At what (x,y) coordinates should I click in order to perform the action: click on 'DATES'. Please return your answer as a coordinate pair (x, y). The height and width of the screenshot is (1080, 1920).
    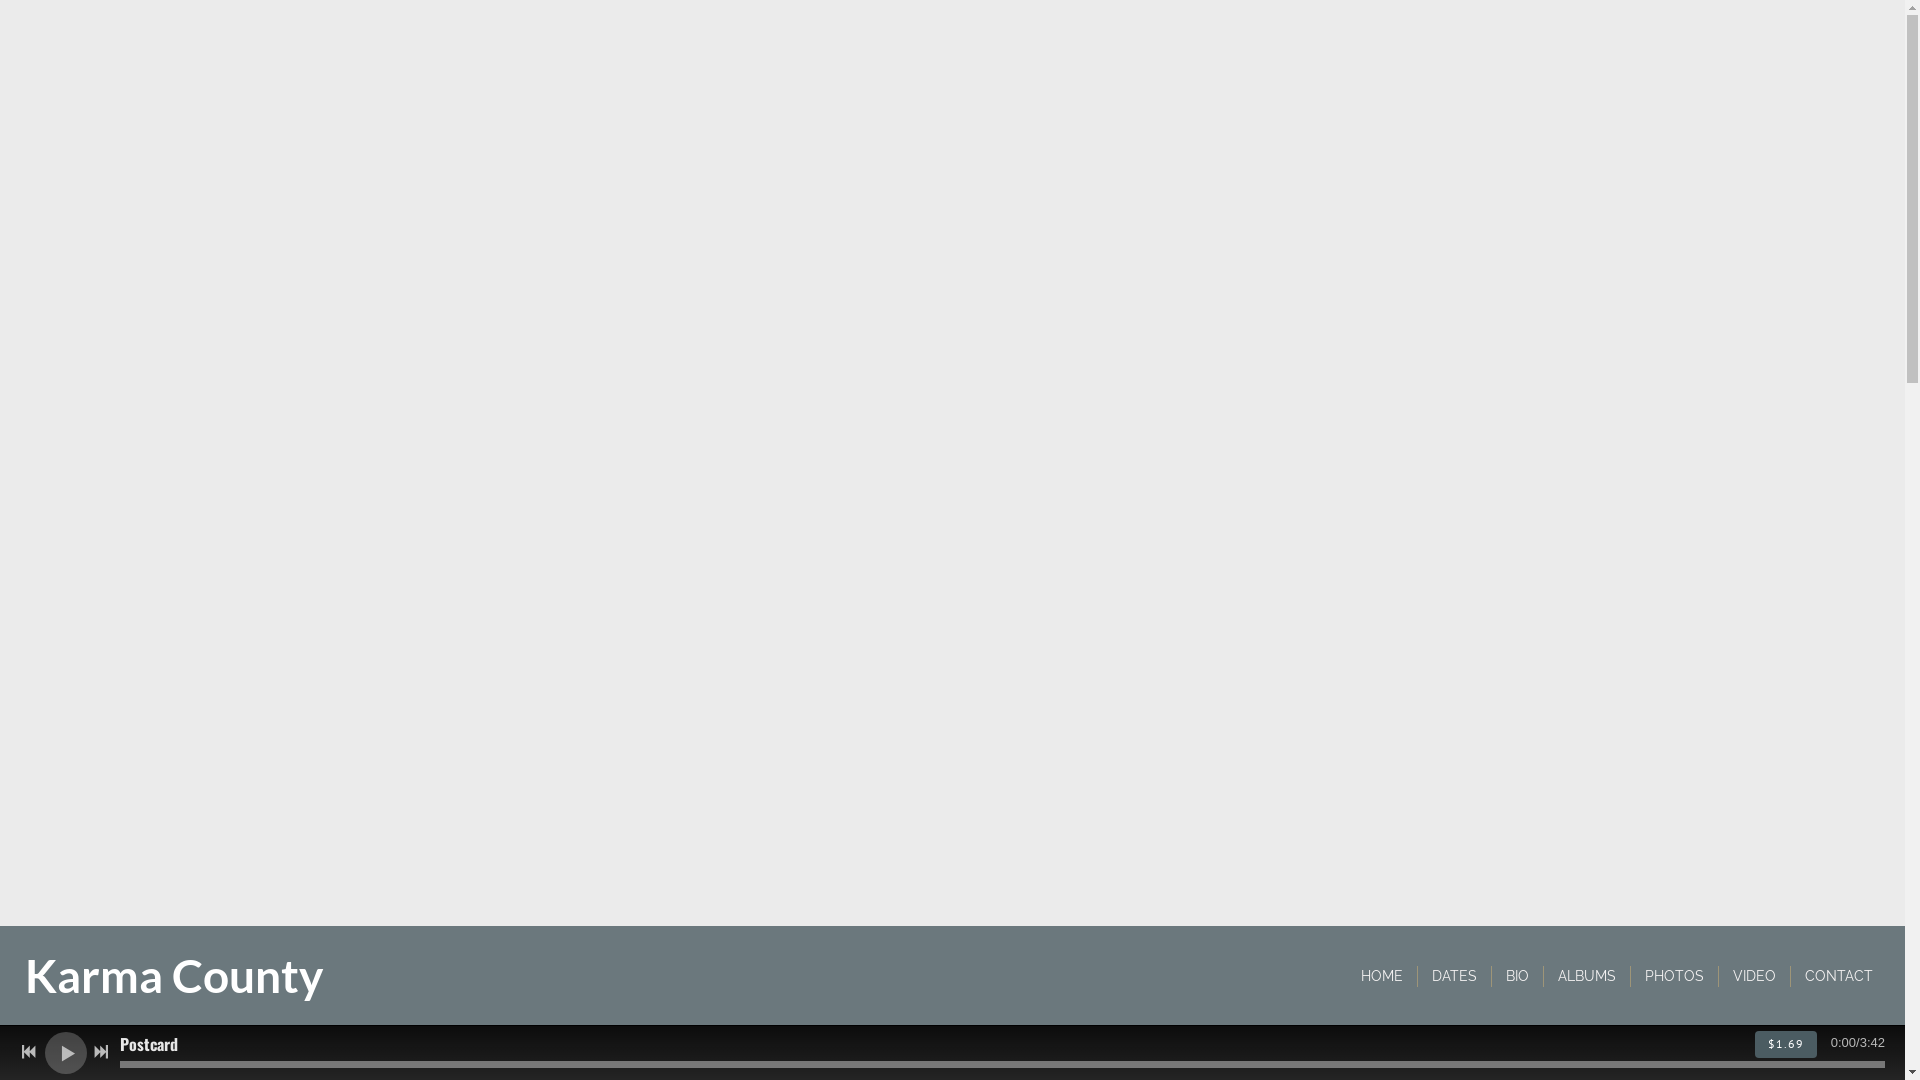
    Looking at the image, I should click on (1454, 975).